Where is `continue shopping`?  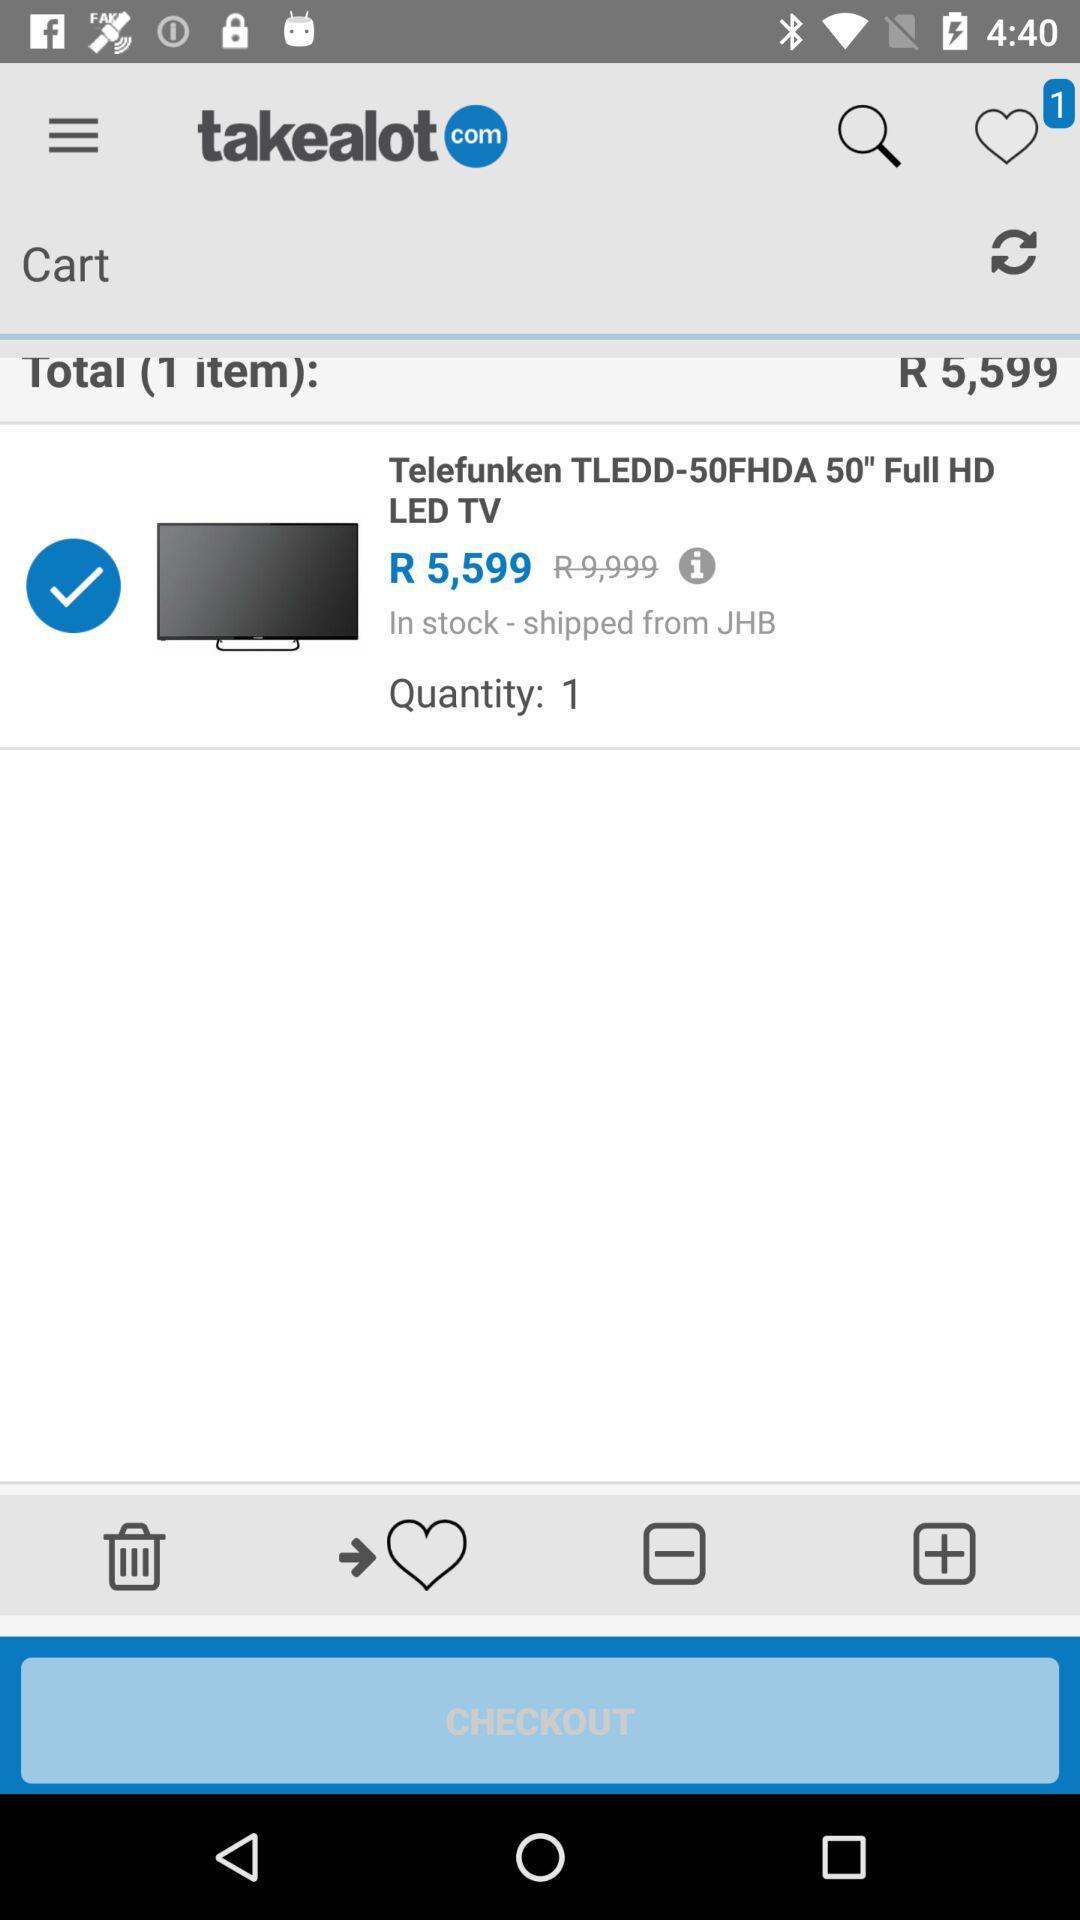 continue shopping is located at coordinates (540, 1719).